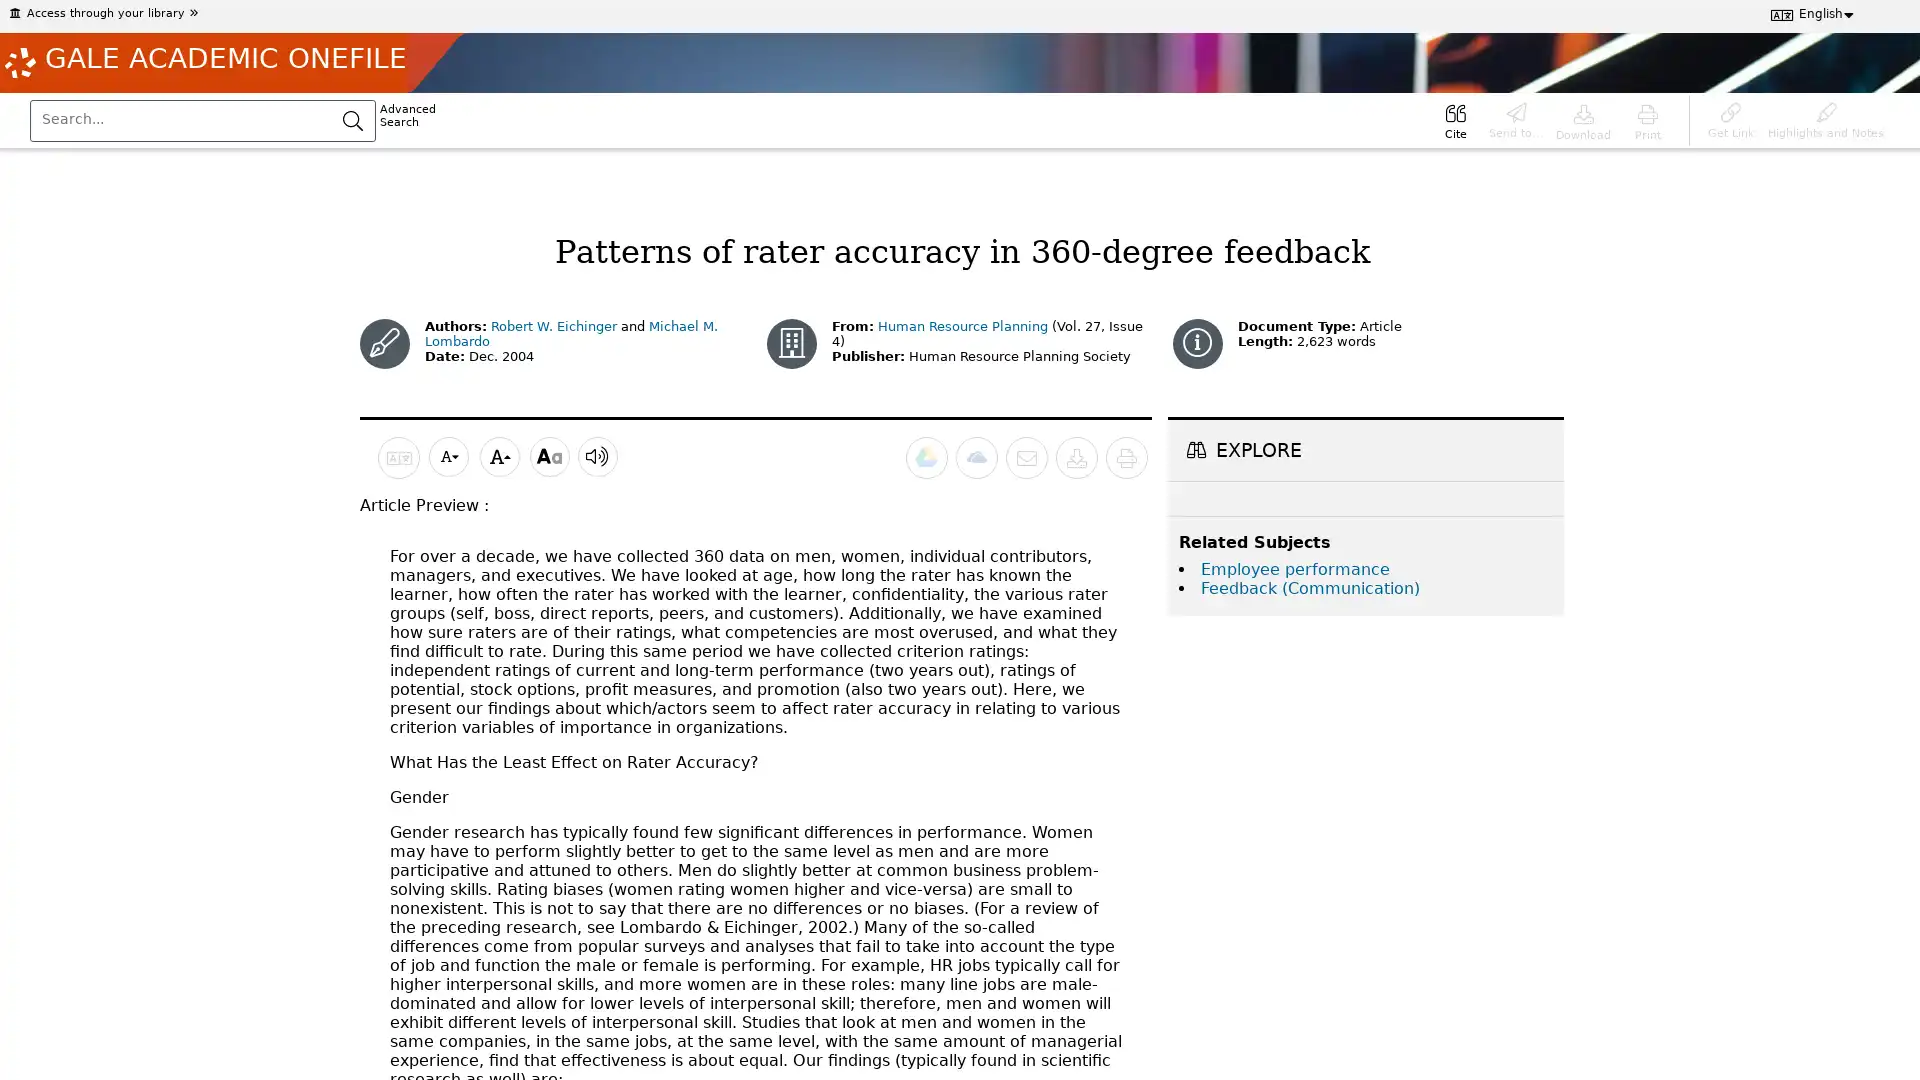 The height and width of the screenshot is (1080, 1920). I want to click on Send to Microsoft OneDrive, so click(977, 458).